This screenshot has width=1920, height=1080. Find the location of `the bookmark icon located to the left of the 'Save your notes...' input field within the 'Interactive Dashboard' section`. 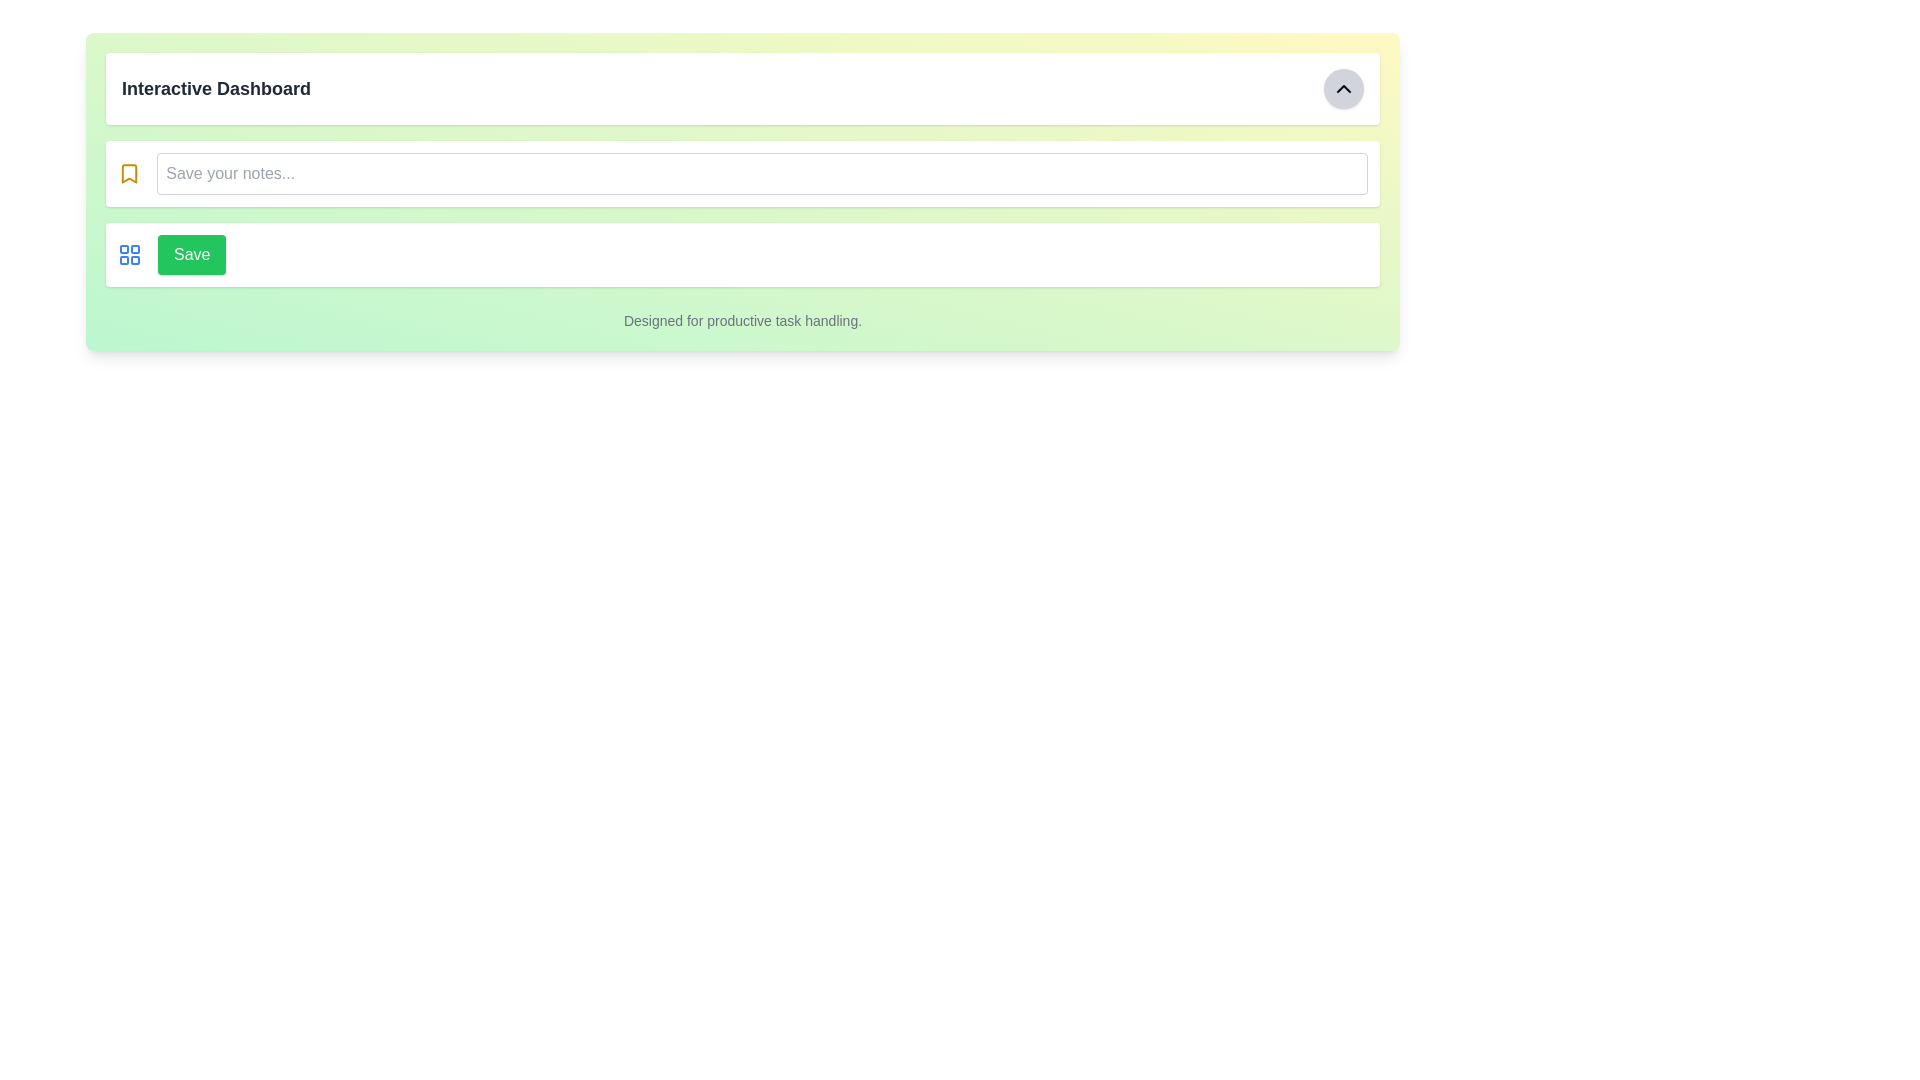

the bookmark icon located to the left of the 'Save your notes...' input field within the 'Interactive Dashboard' section is located at coordinates (128, 172).